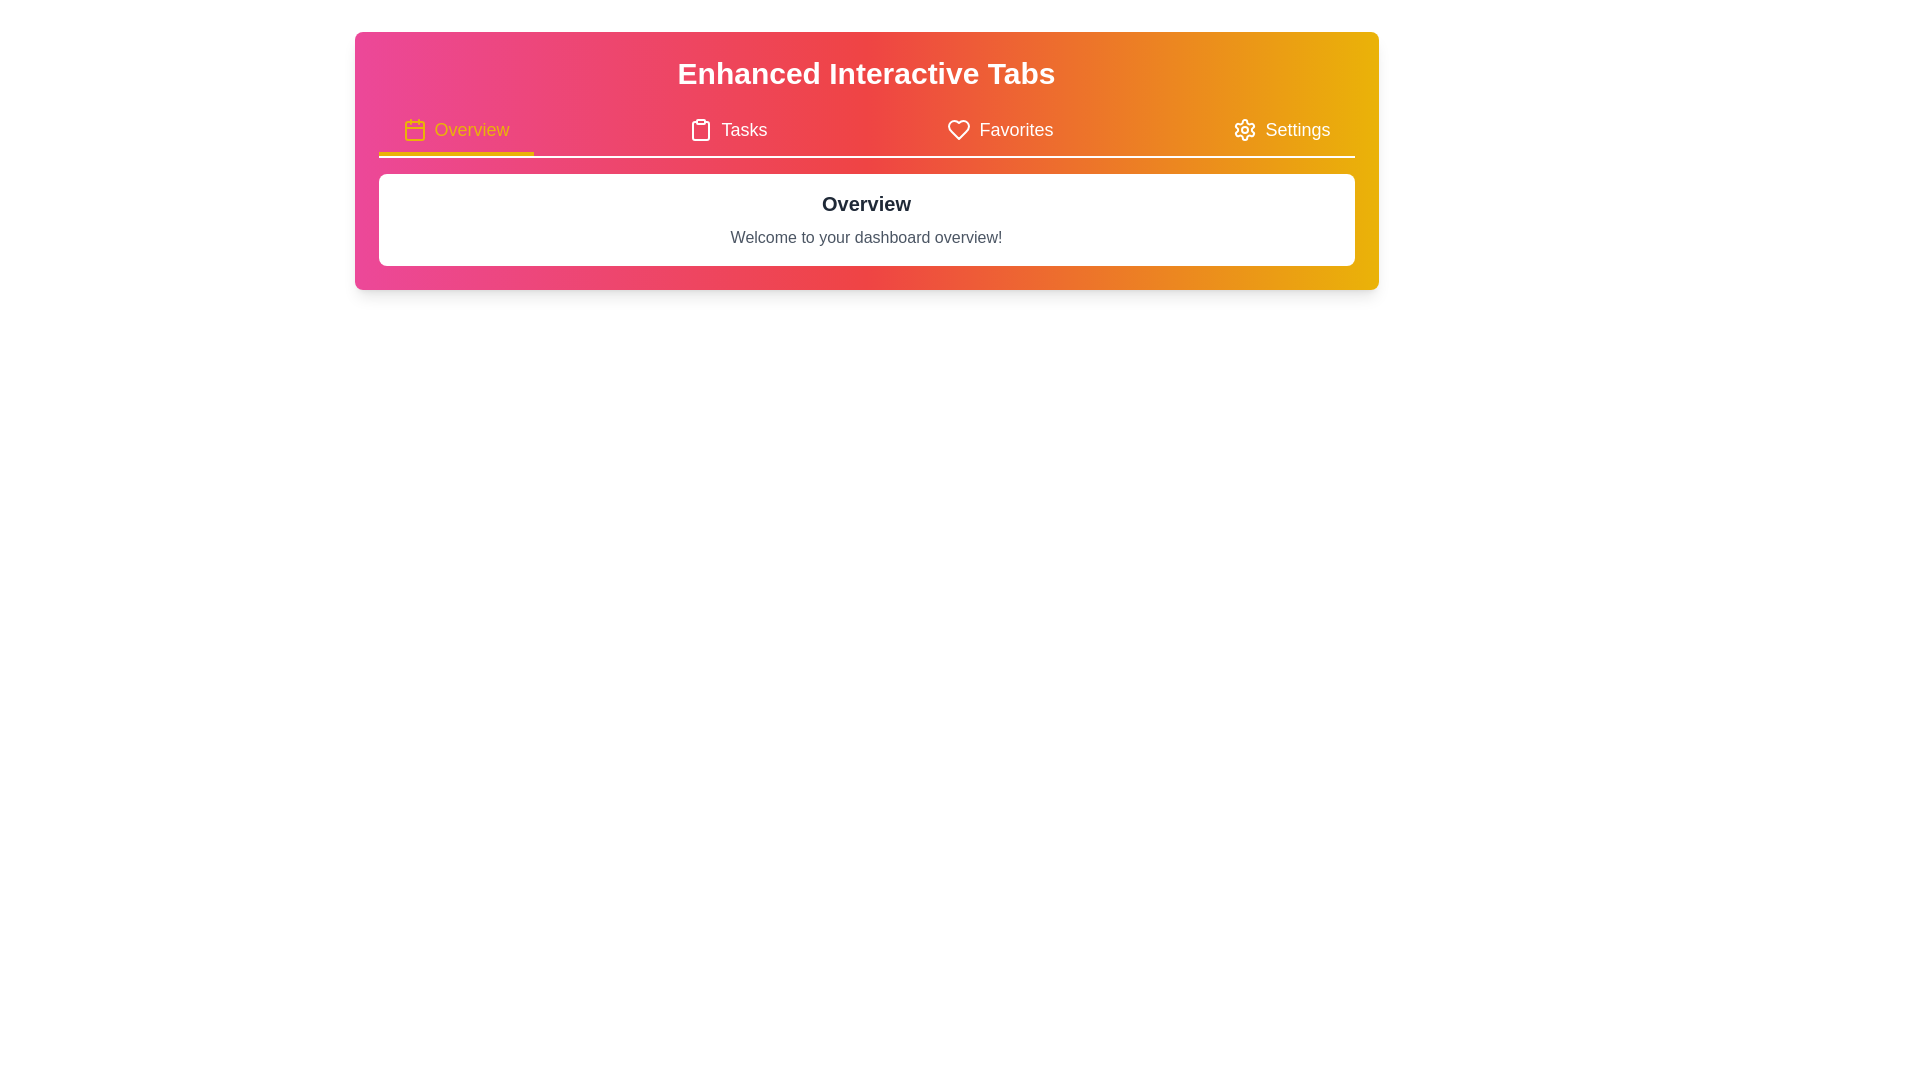  I want to click on the 'Settings' gear icon in the navigation bar, so click(1244, 130).